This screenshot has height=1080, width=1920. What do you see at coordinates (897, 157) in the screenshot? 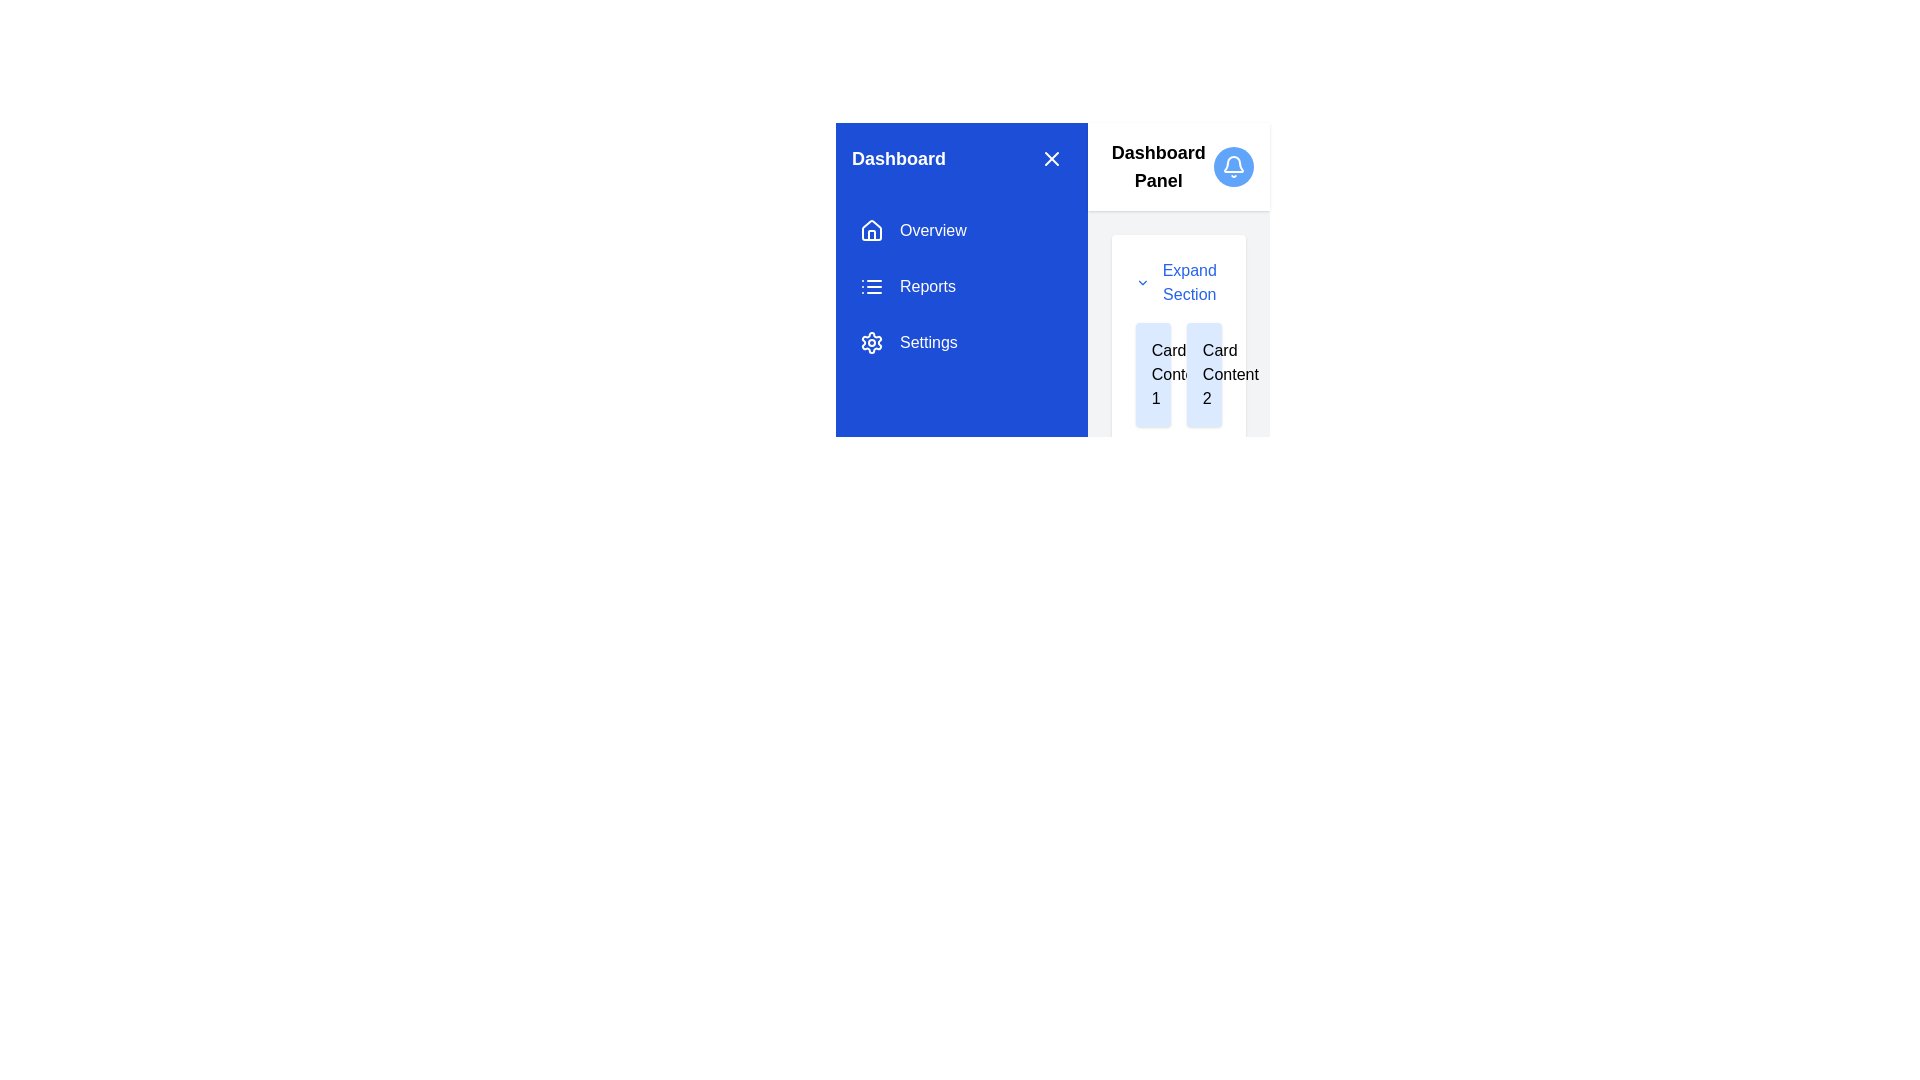
I see `the static text label indicating the dashboard section, which is positioned near the top-left corner of the menu layout, to the left of the close icon` at bounding box center [897, 157].